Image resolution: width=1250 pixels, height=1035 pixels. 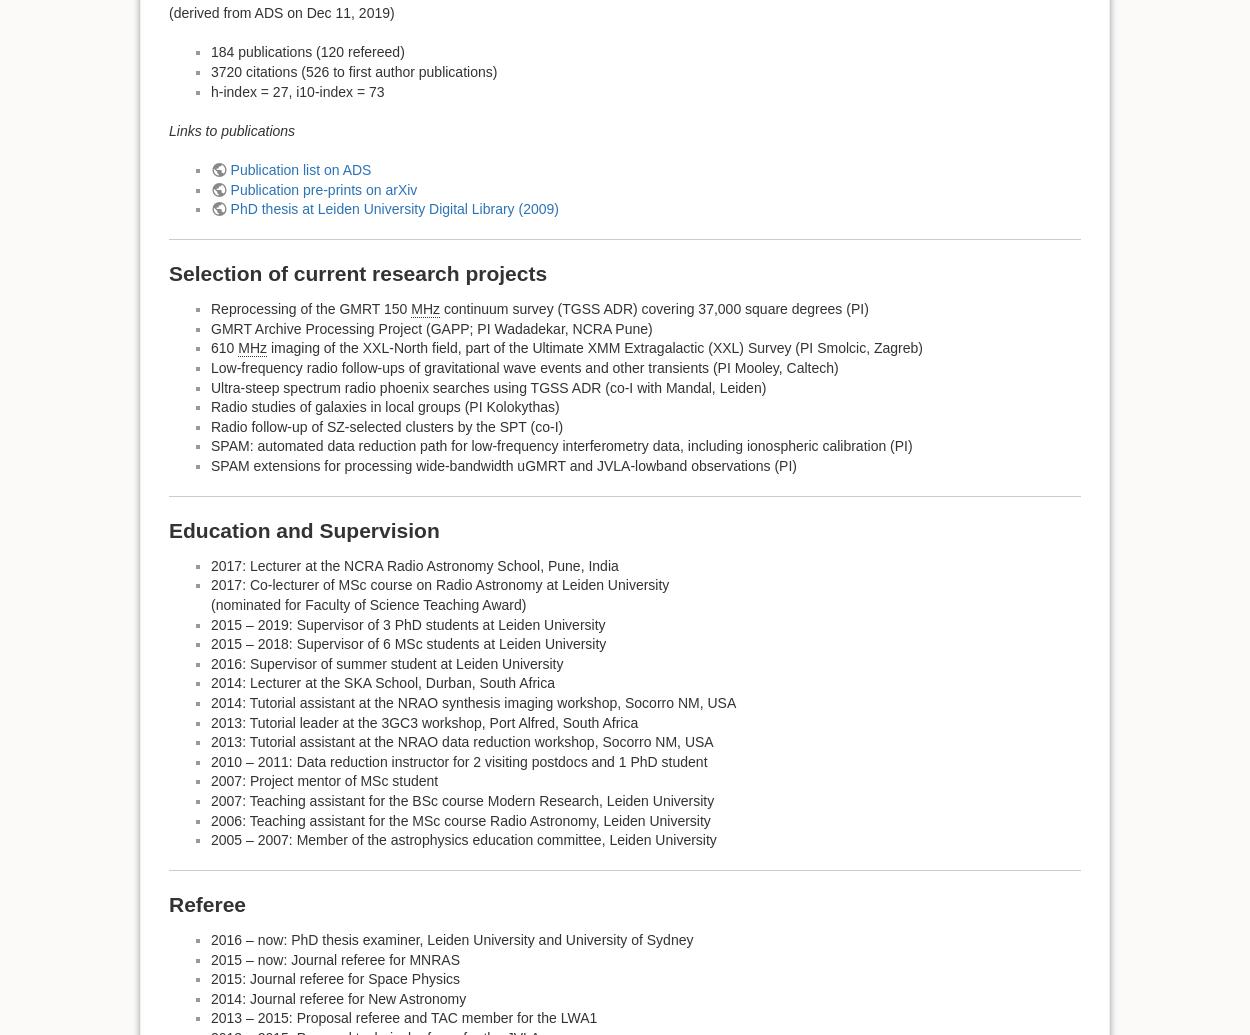 What do you see at coordinates (304, 528) in the screenshot?
I see `'Education and Supervision'` at bounding box center [304, 528].